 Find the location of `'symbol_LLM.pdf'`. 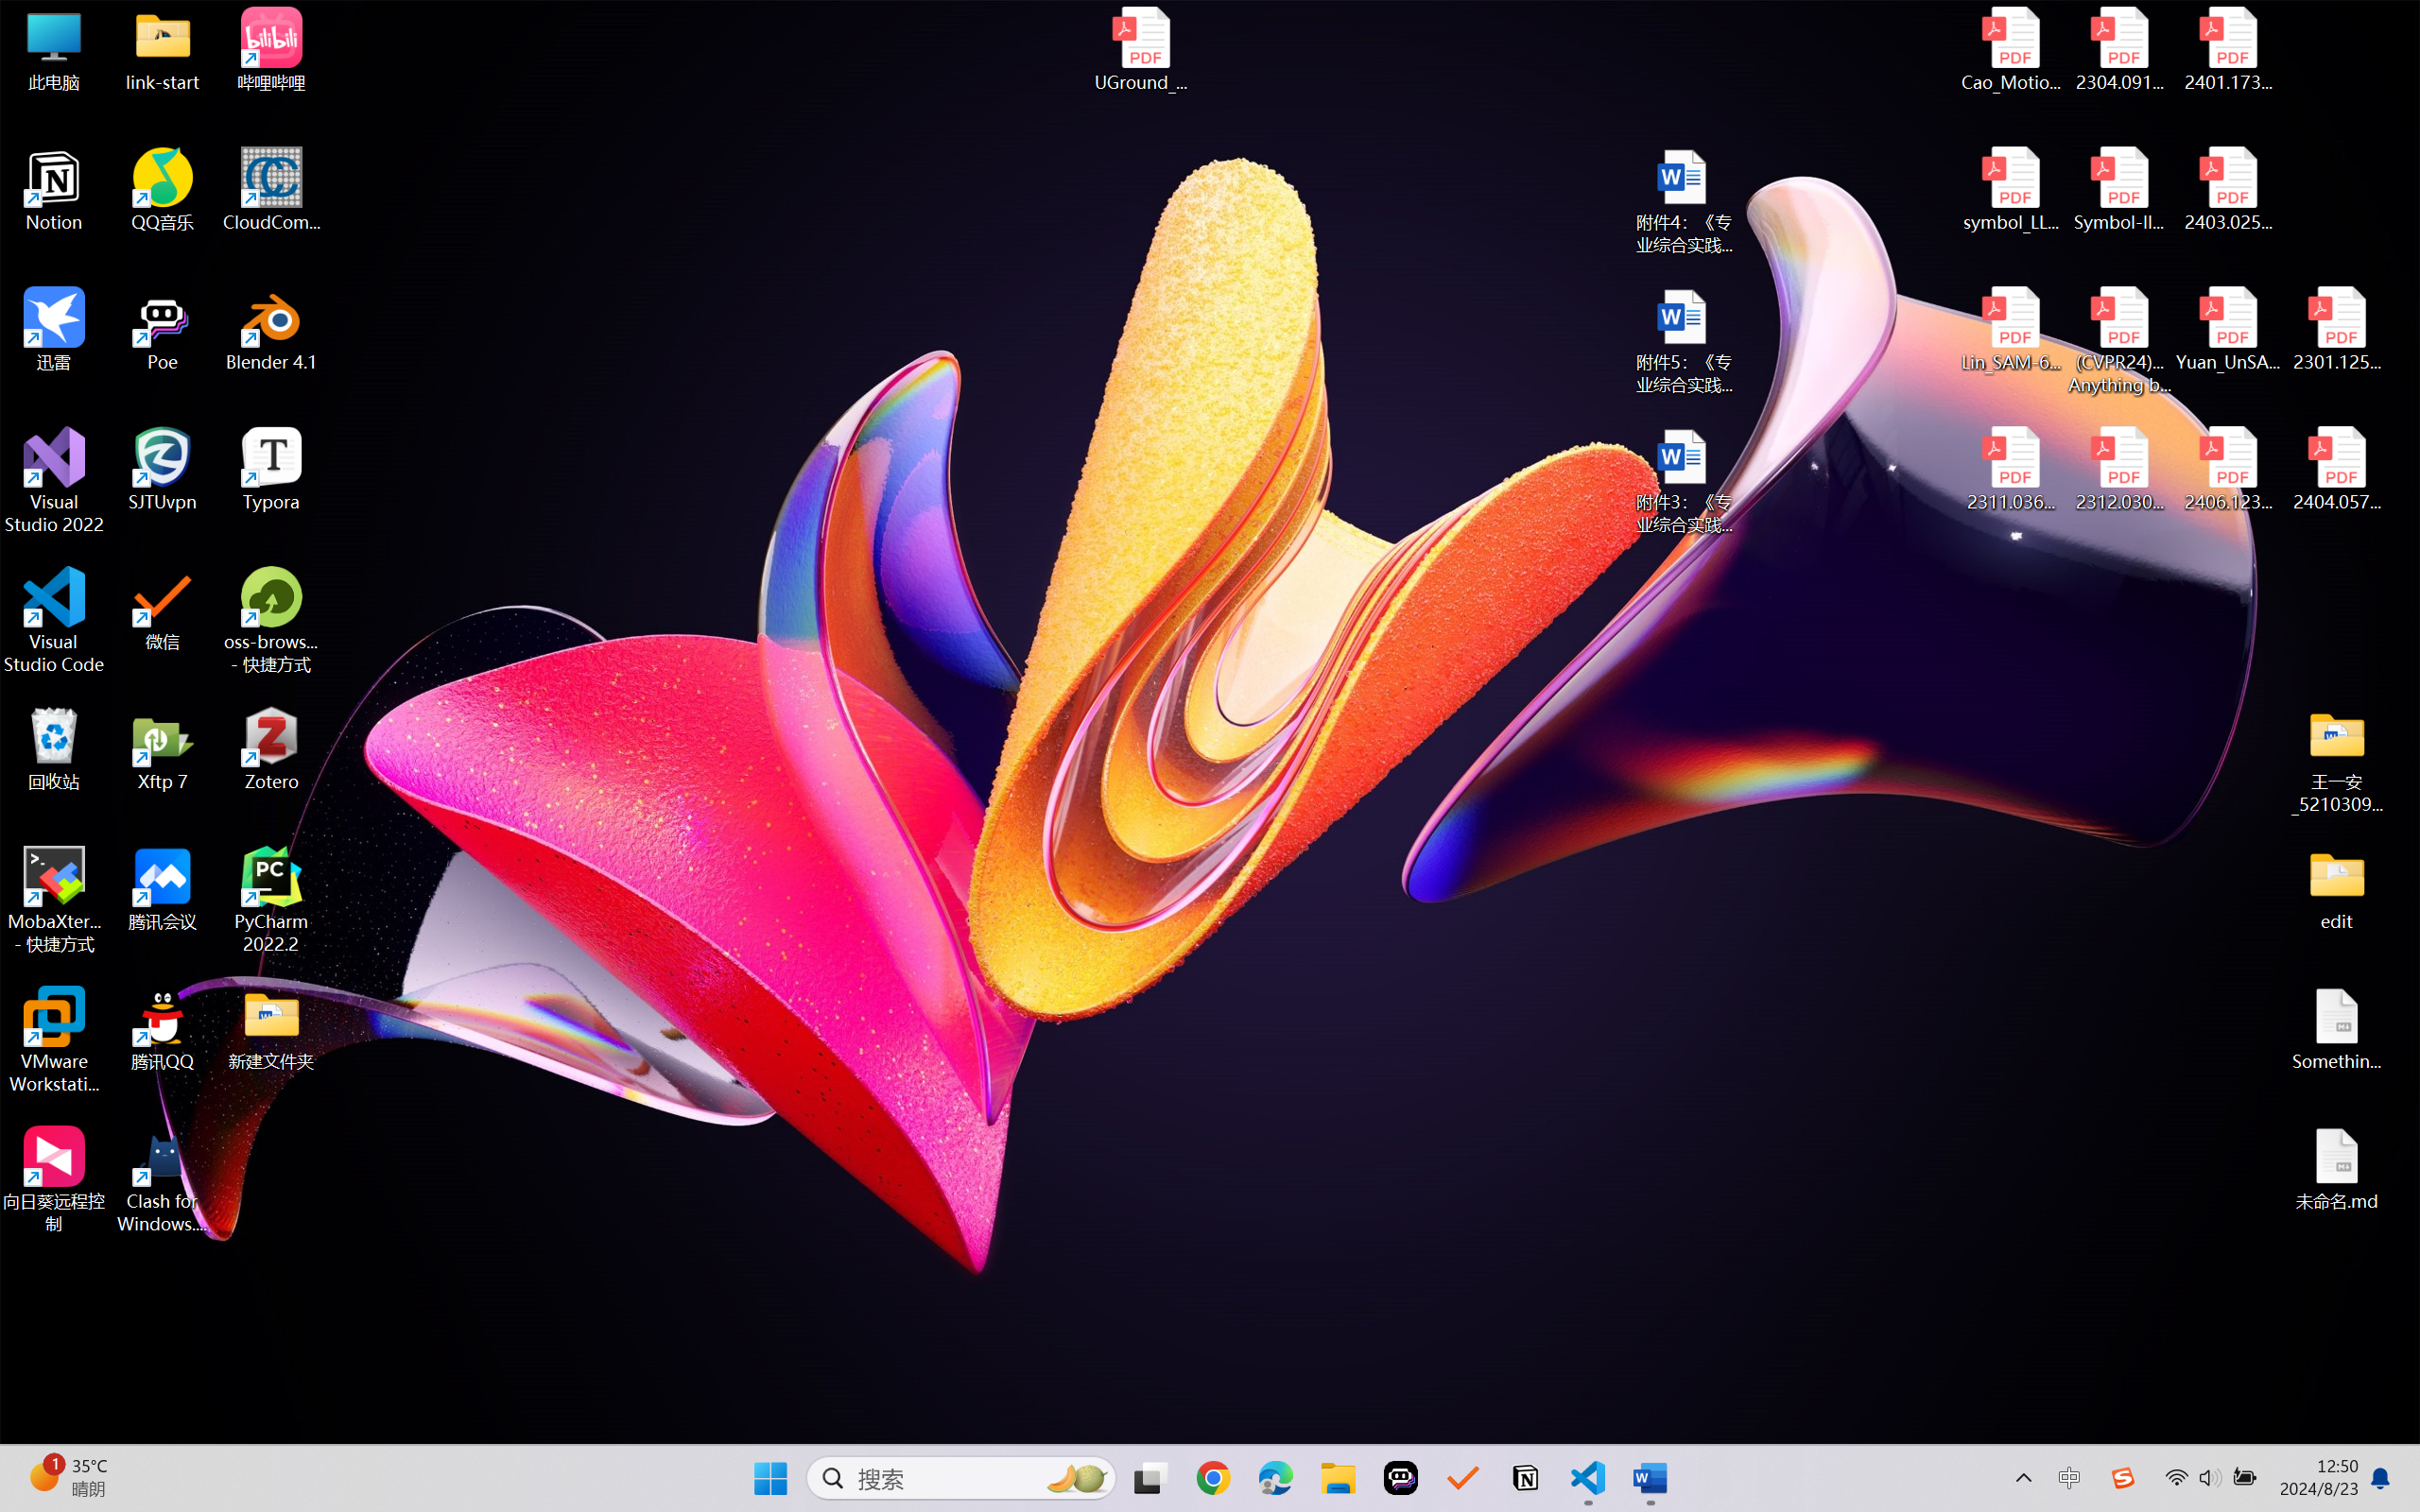

'symbol_LLM.pdf' is located at coordinates (2011, 190).